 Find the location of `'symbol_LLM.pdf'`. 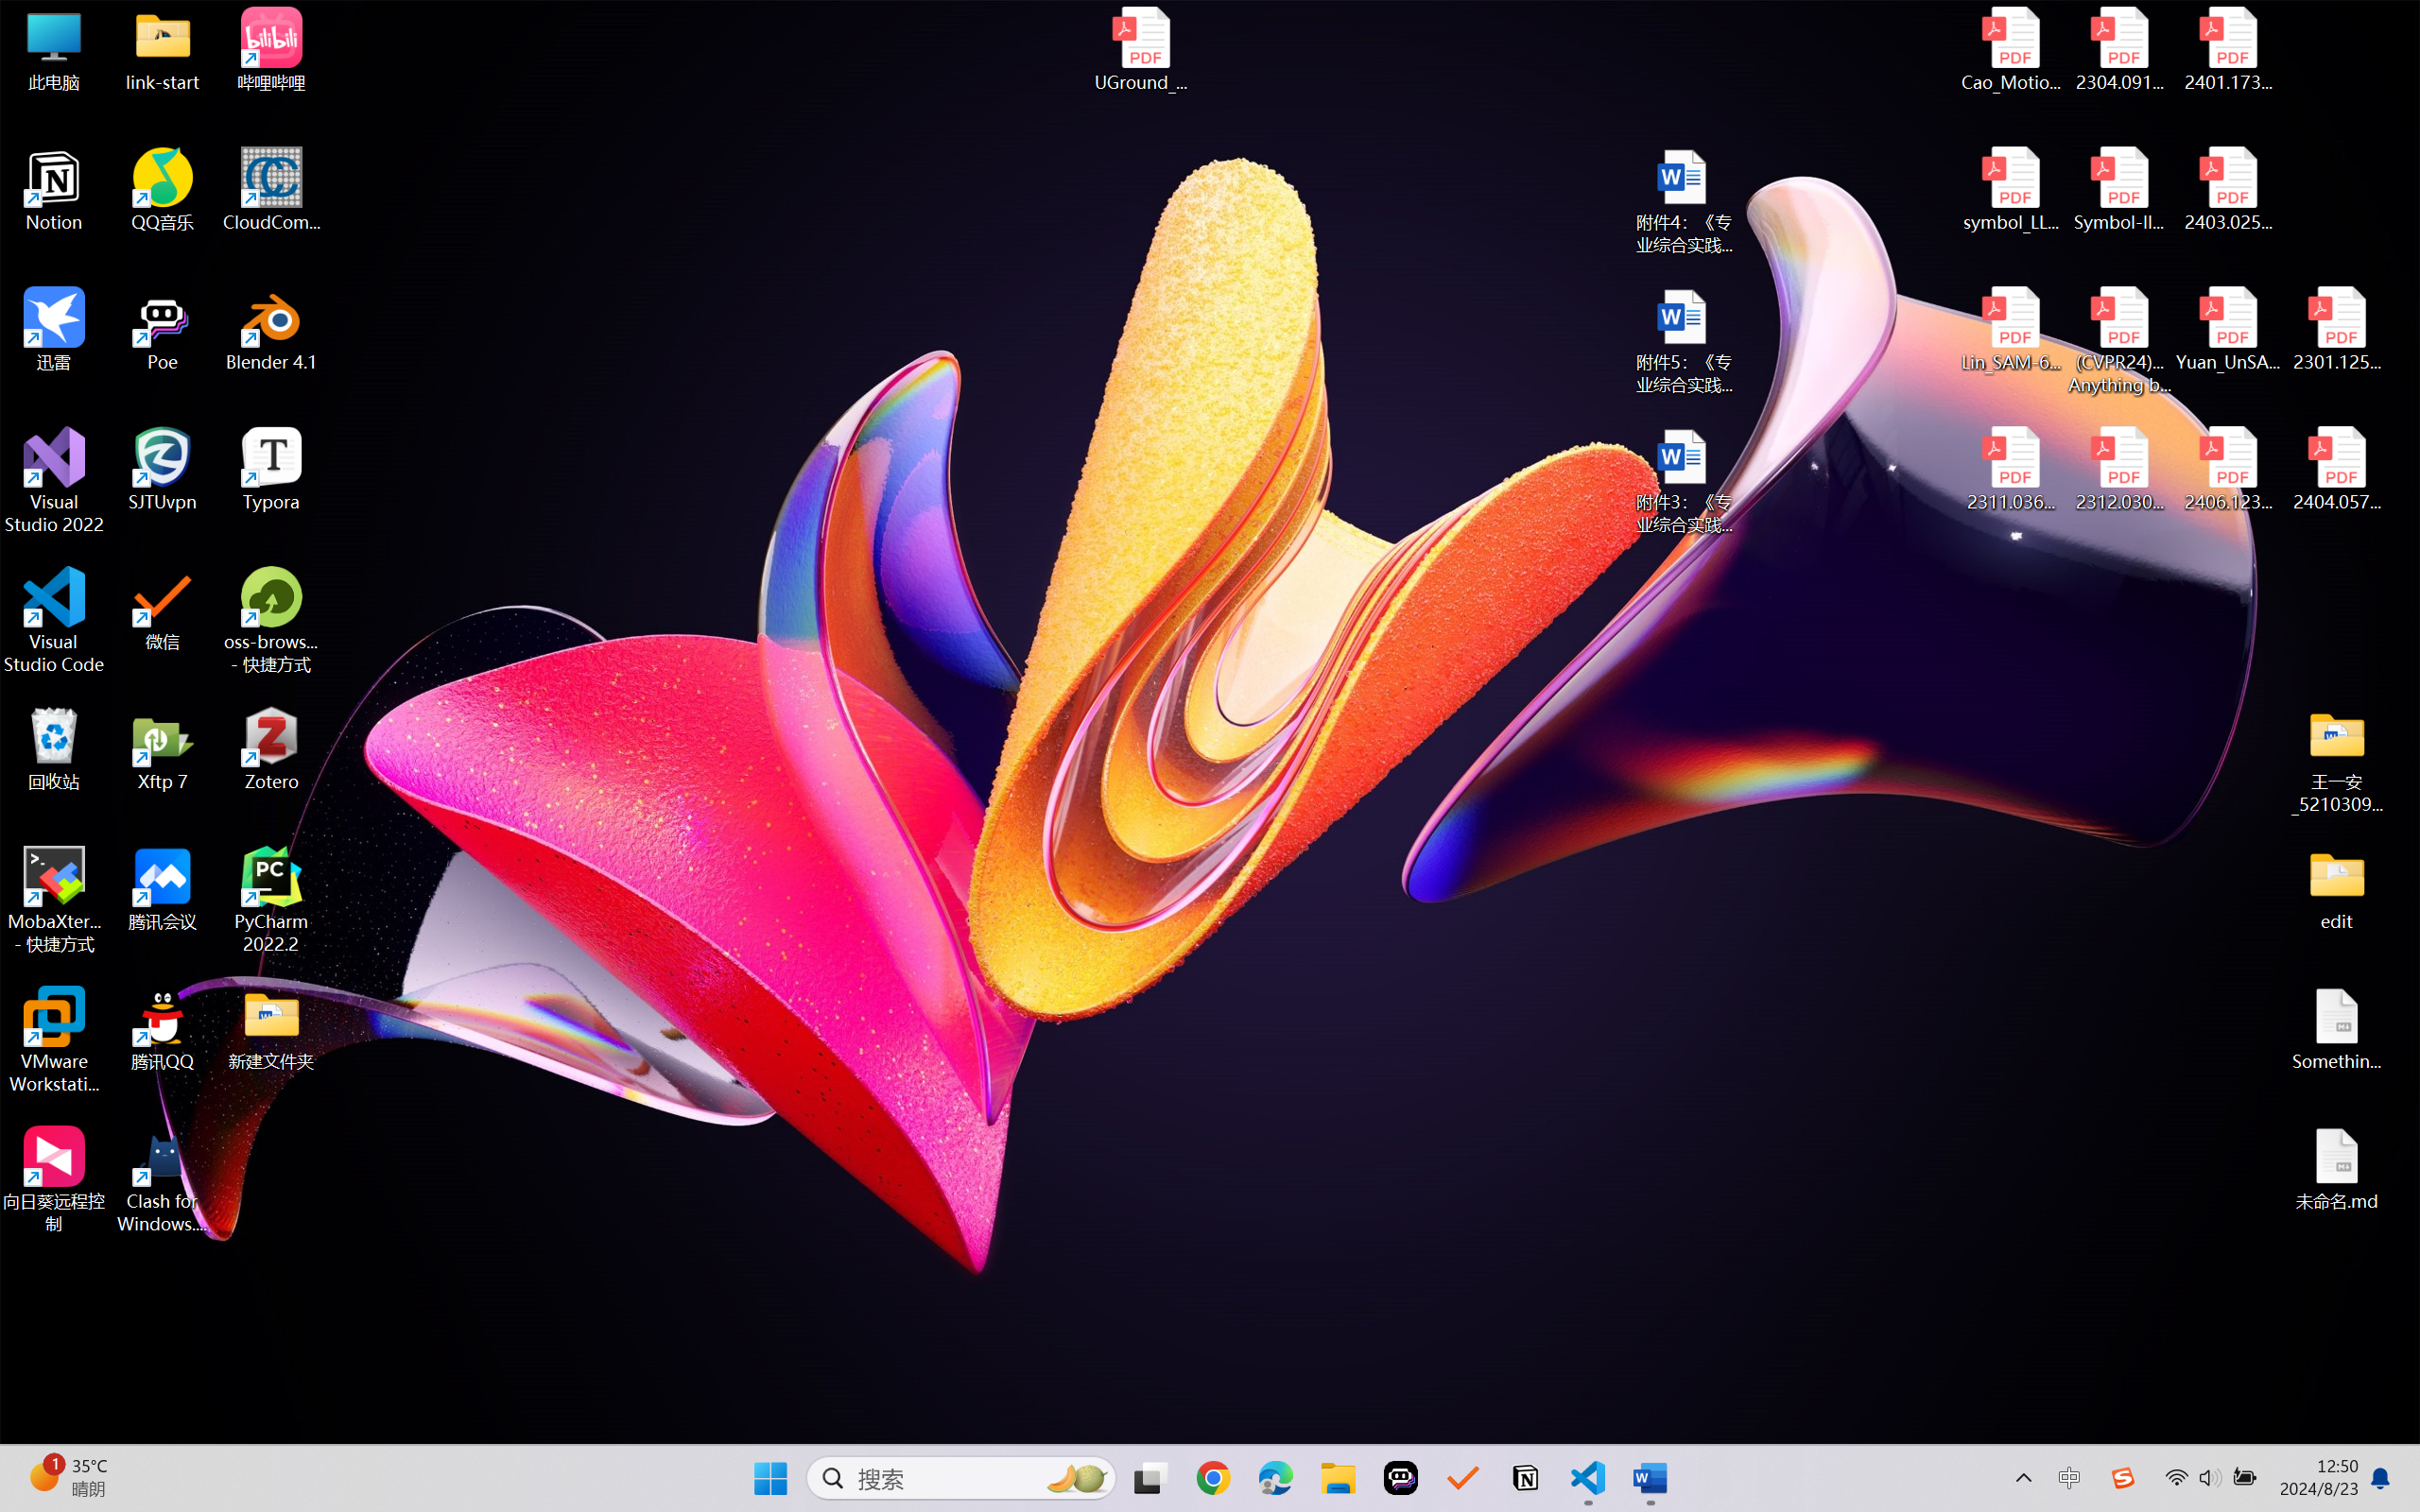

'symbol_LLM.pdf' is located at coordinates (2011, 190).